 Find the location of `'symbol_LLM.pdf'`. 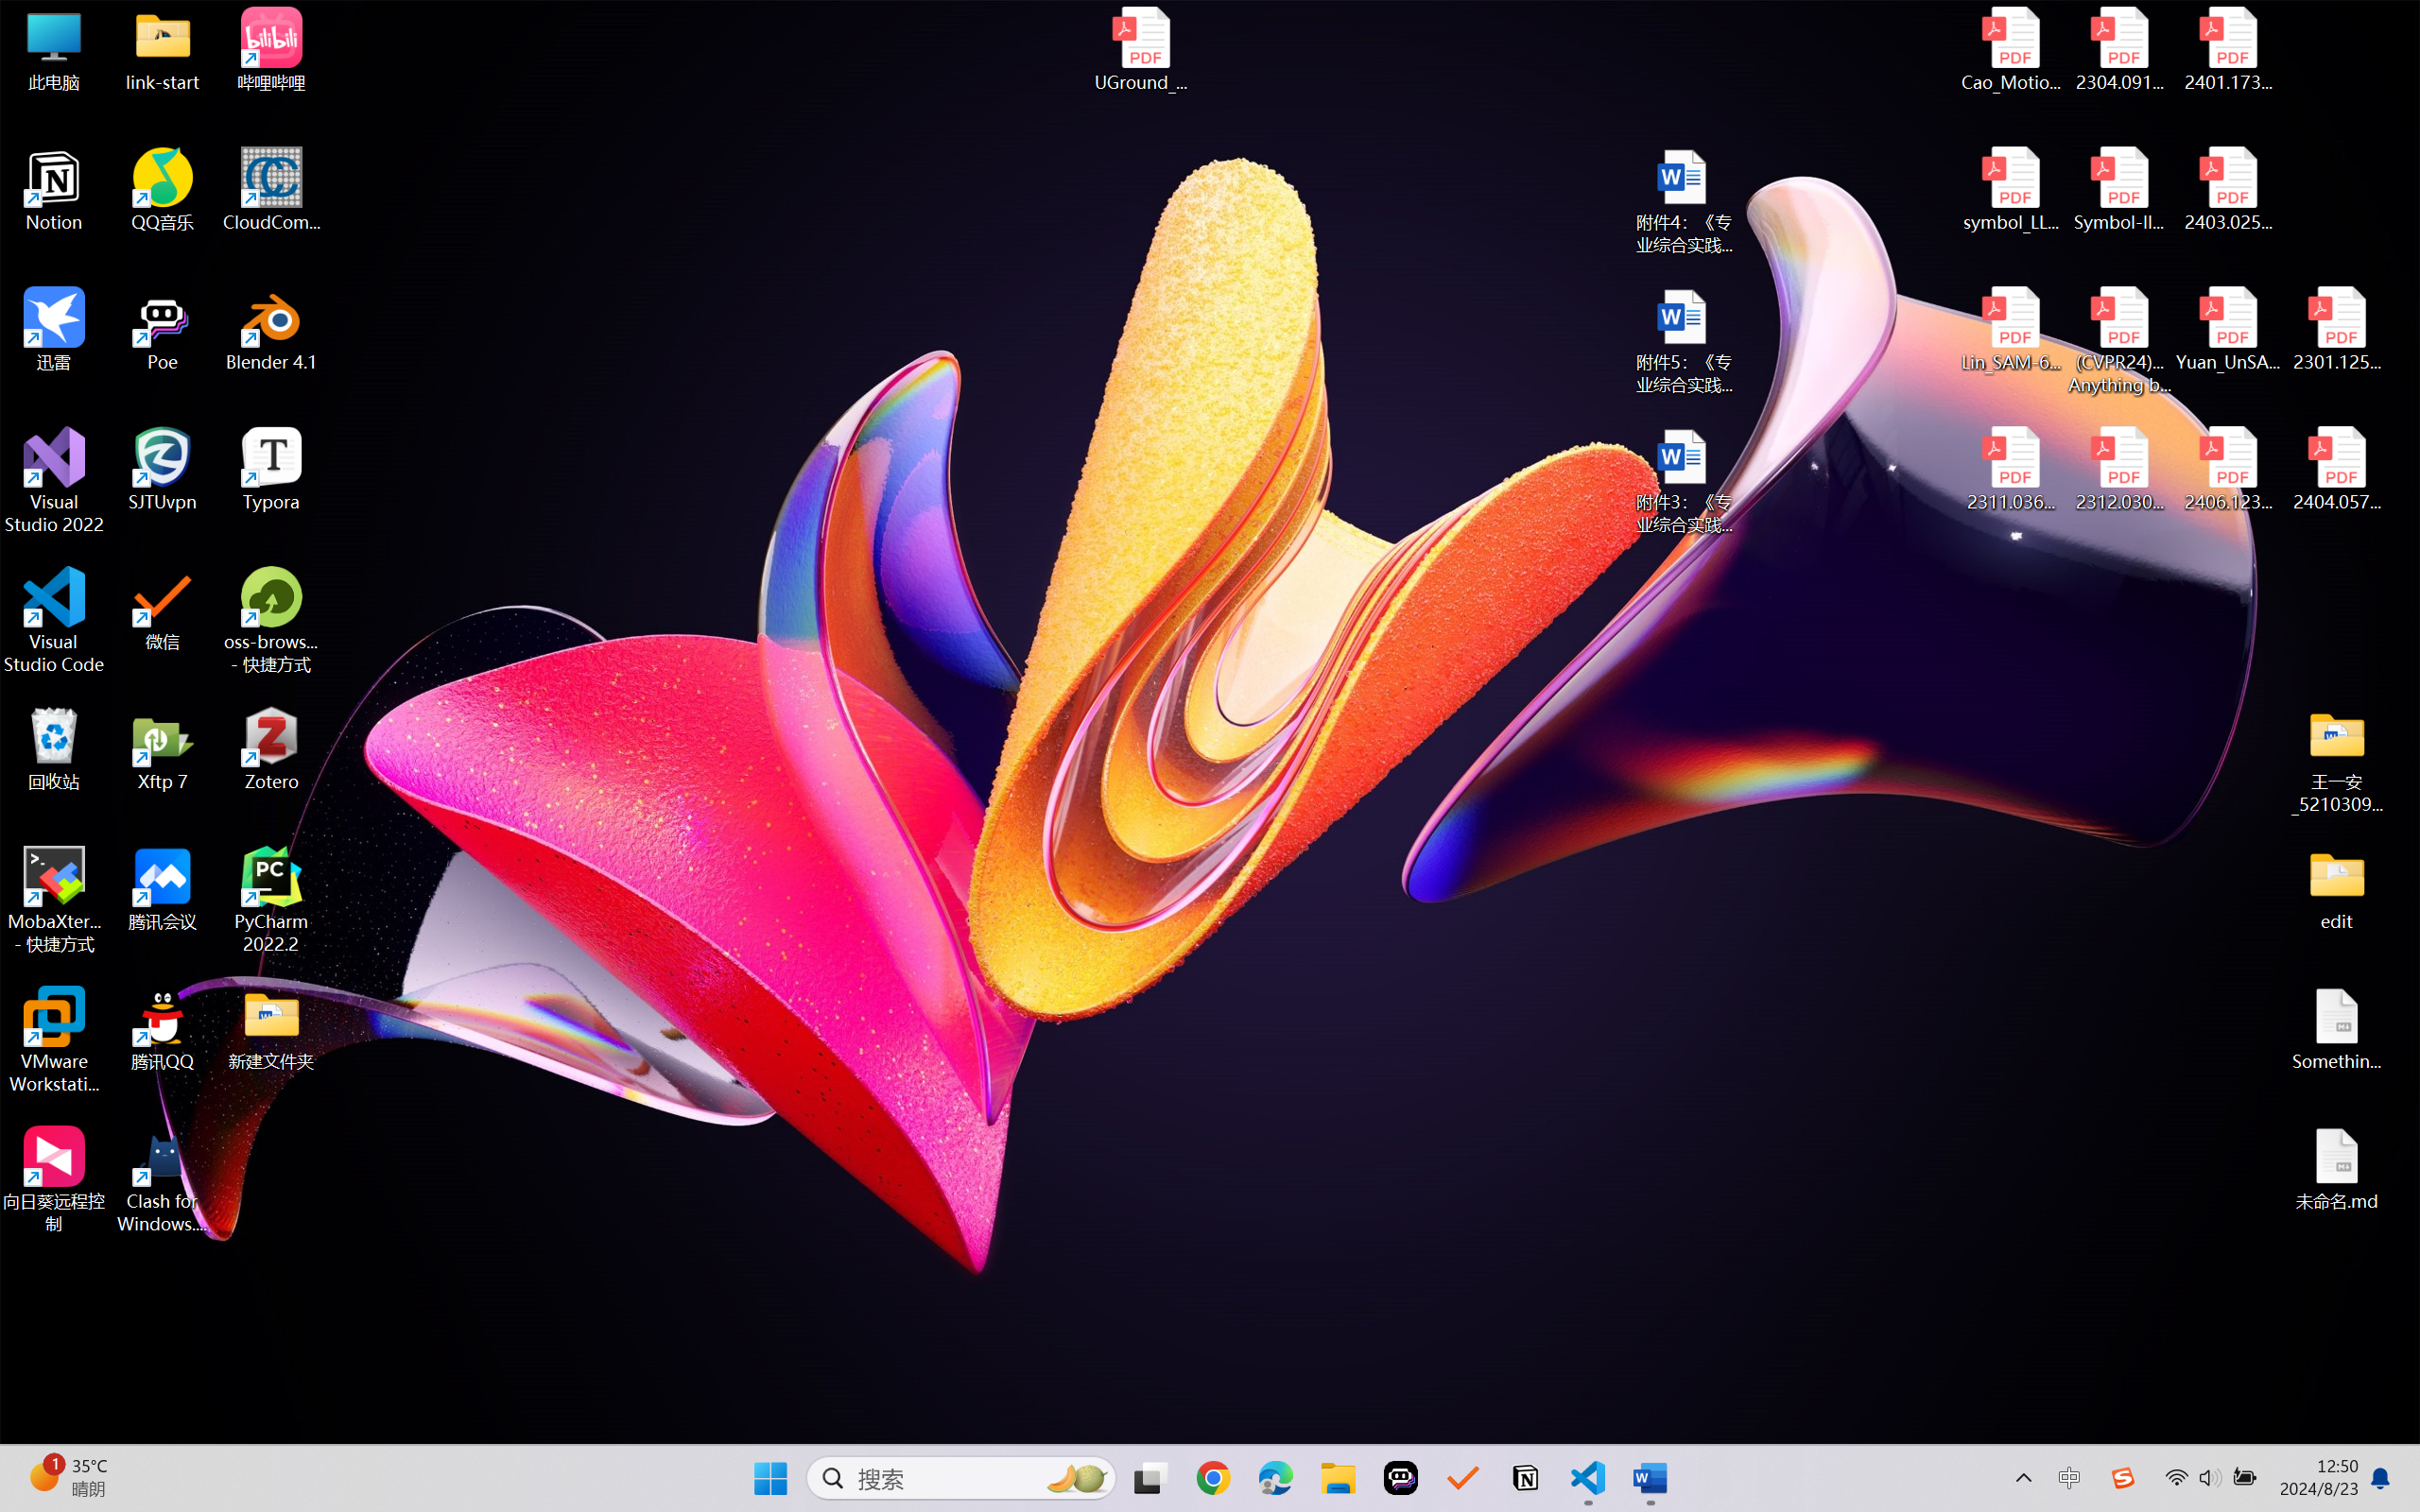

'symbol_LLM.pdf' is located at coordinates (2011, 190).